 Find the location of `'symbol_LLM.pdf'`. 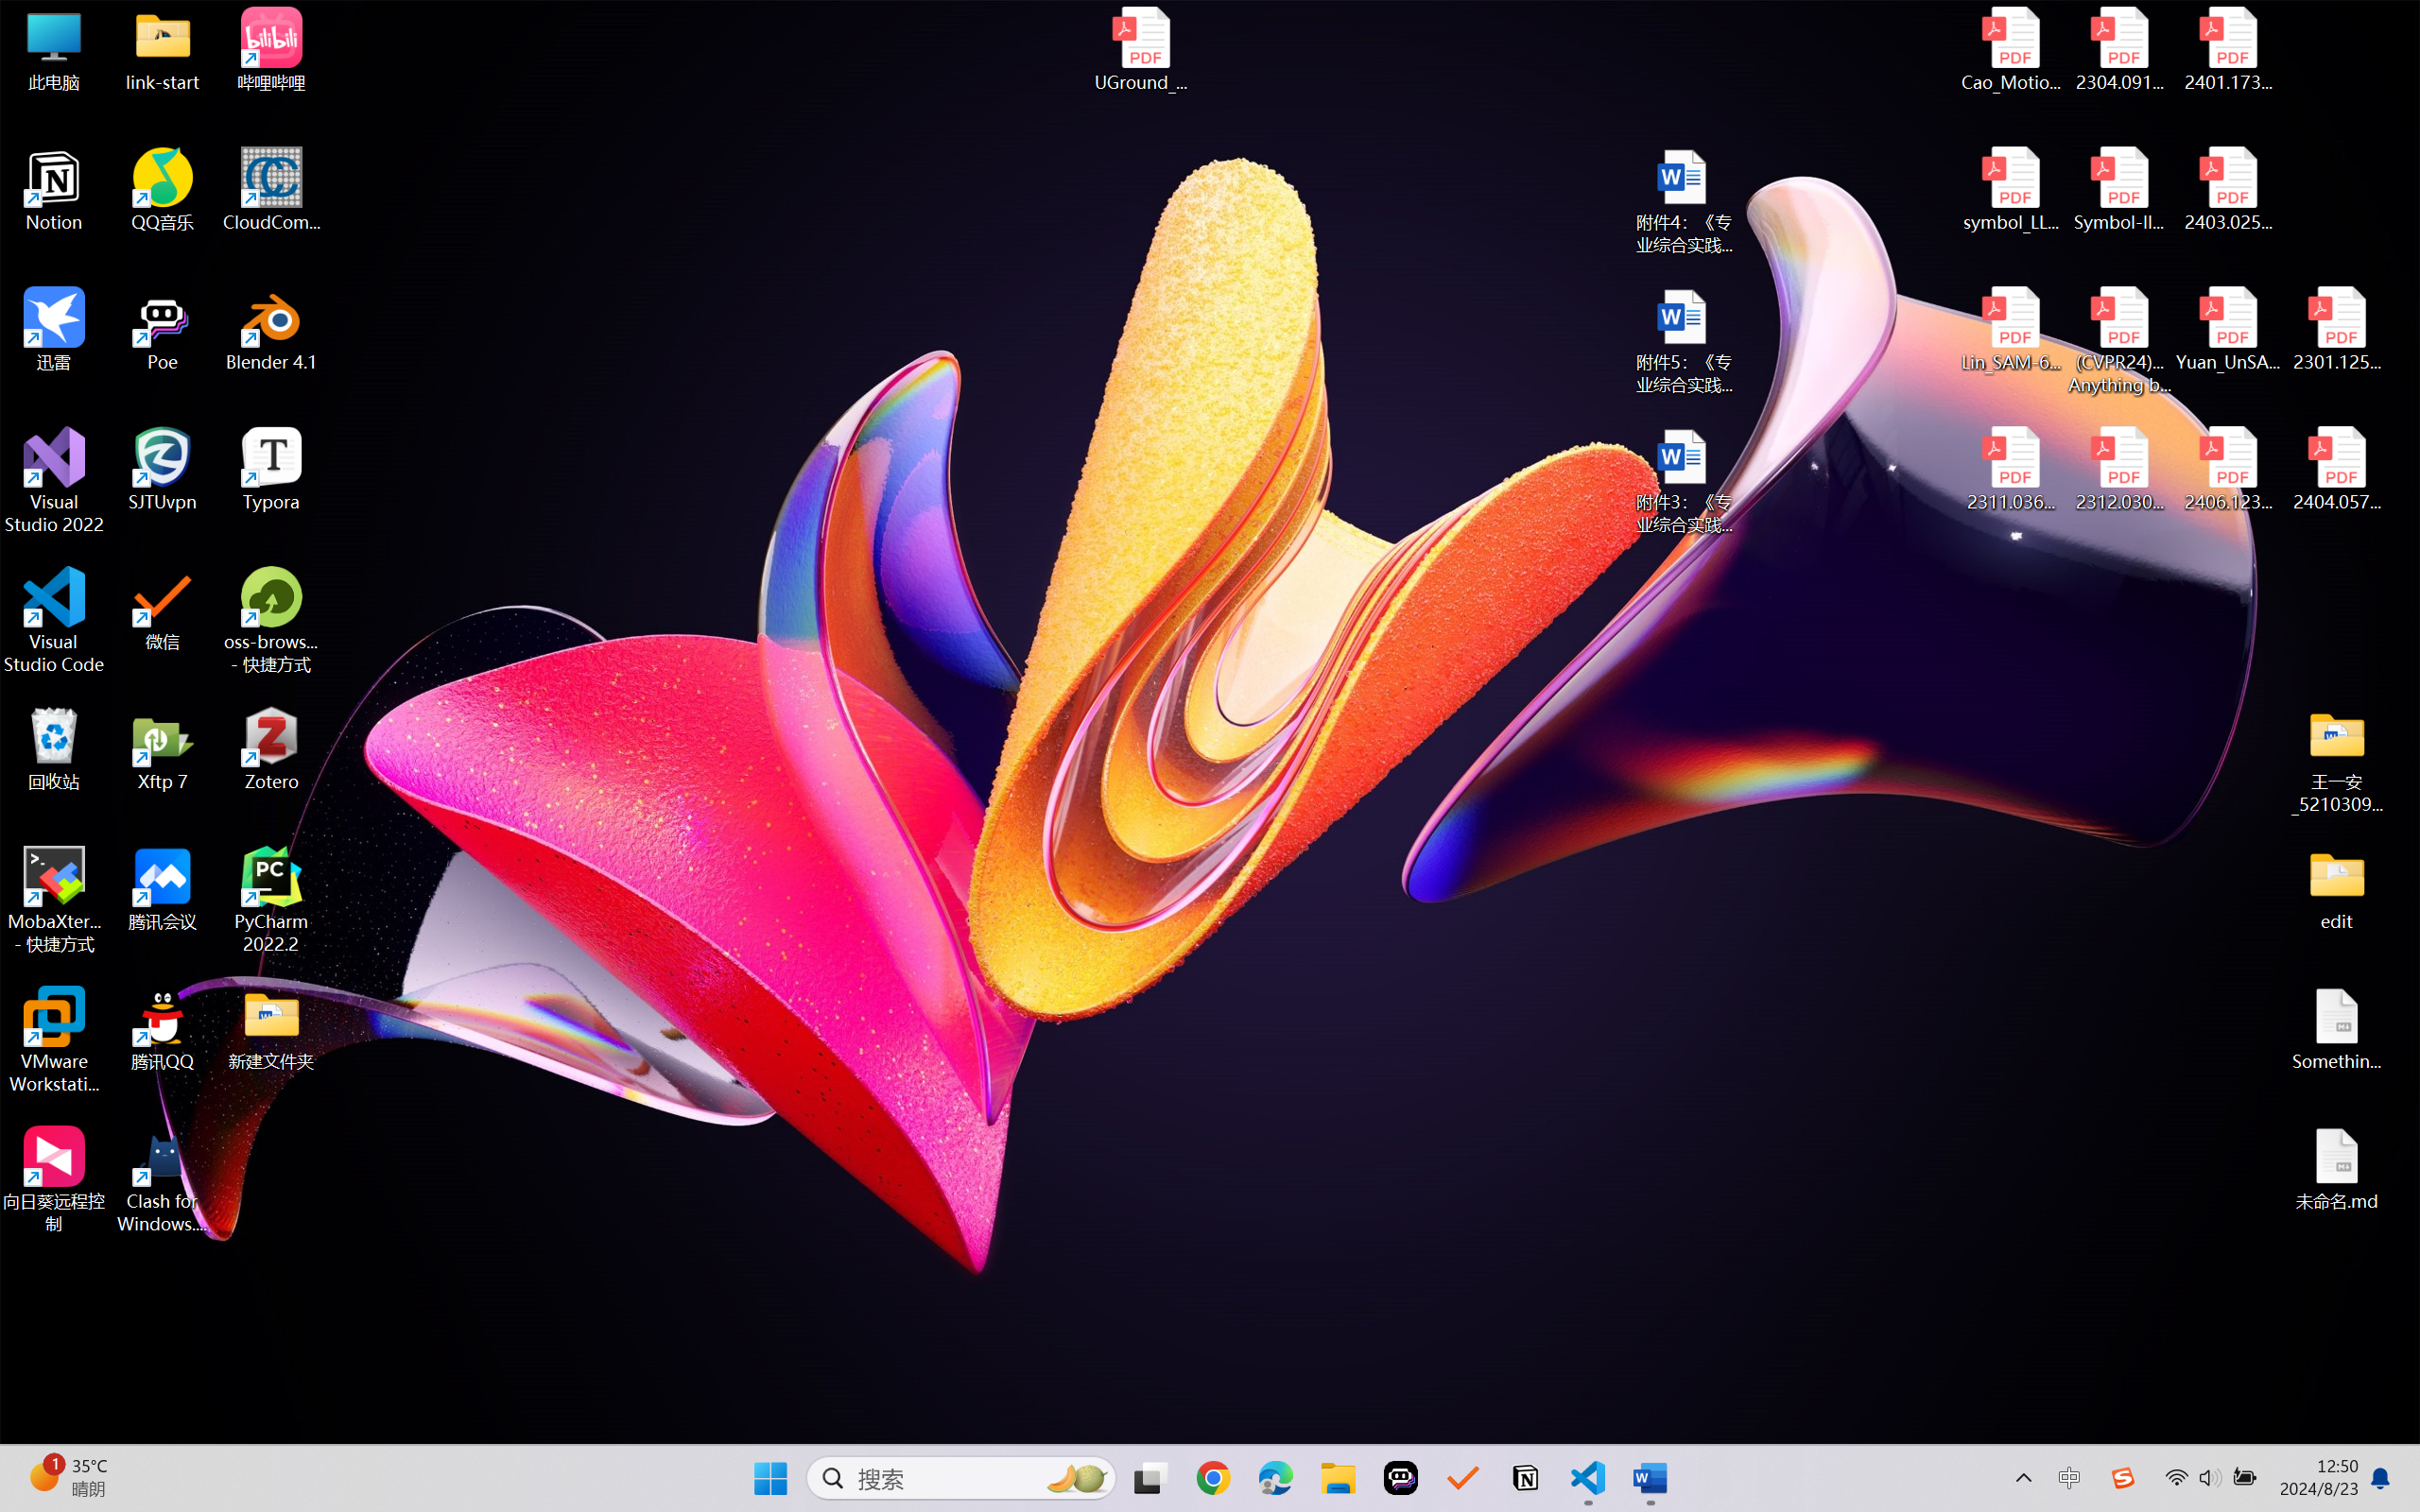

'symbol_LLM.pdf' is located at coordinates (2011, 190).